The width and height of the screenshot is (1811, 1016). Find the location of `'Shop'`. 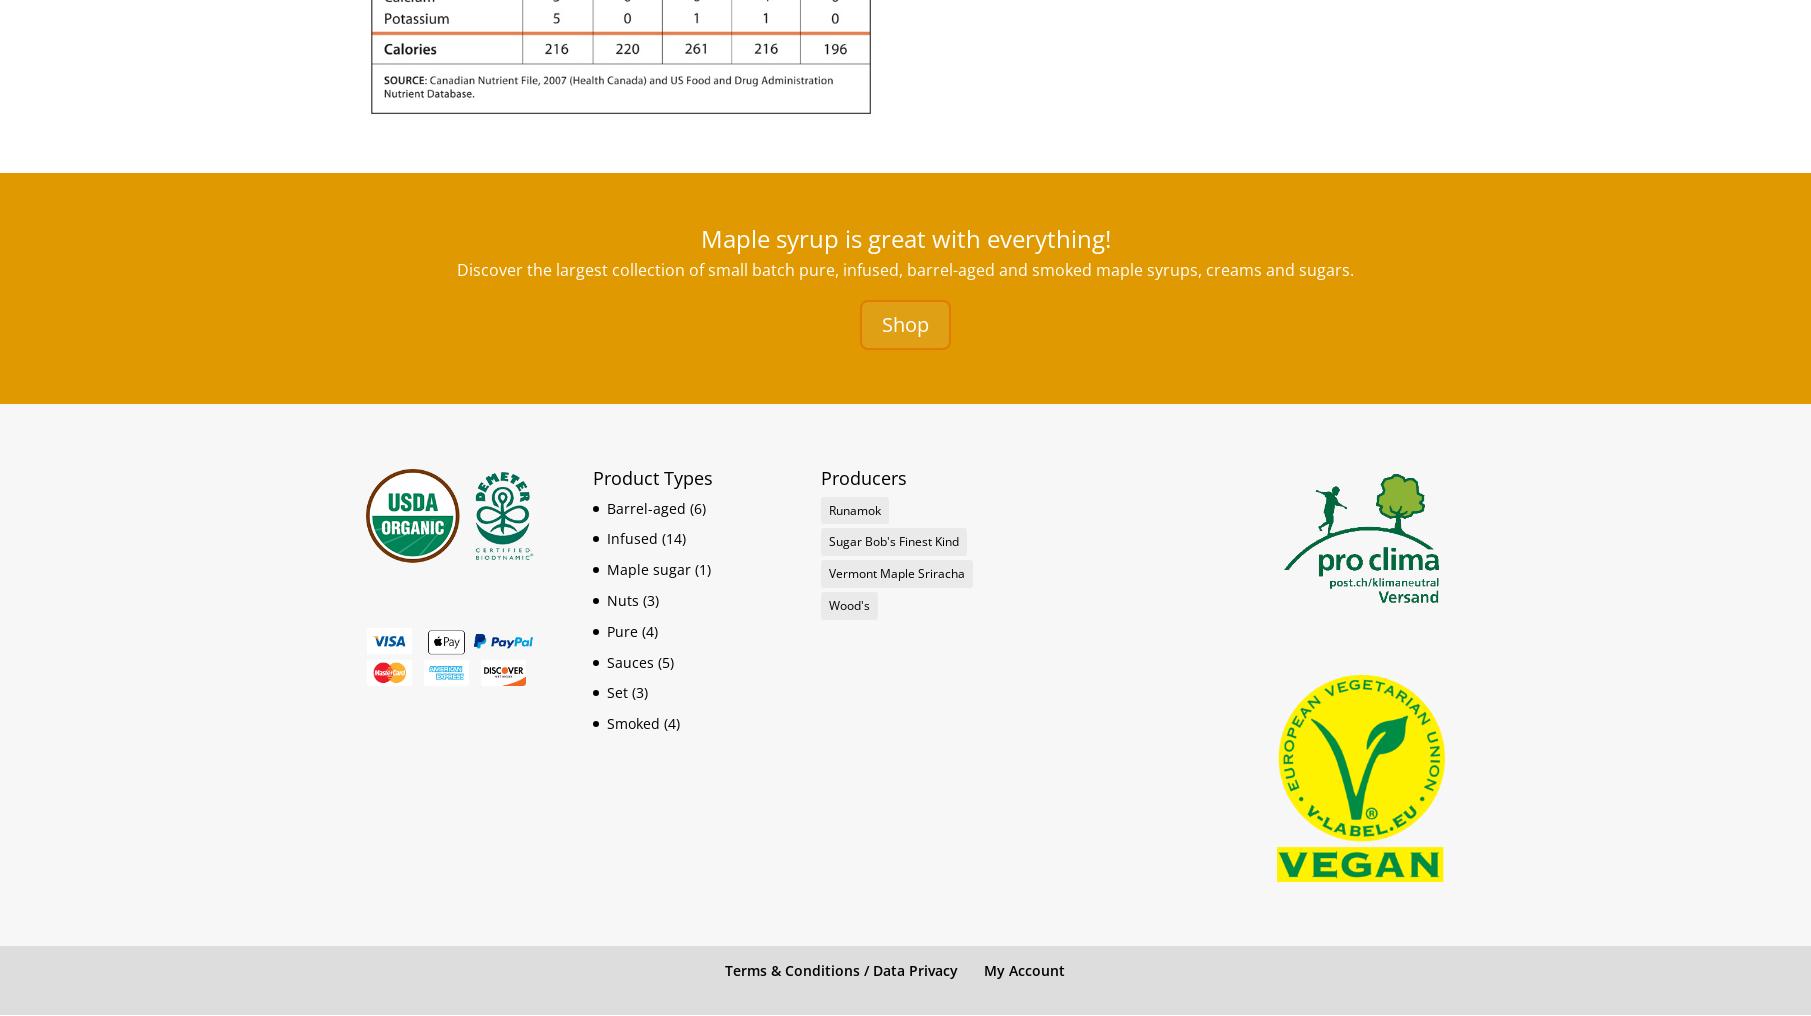

'Shop' is located at coordinates (905, 323).